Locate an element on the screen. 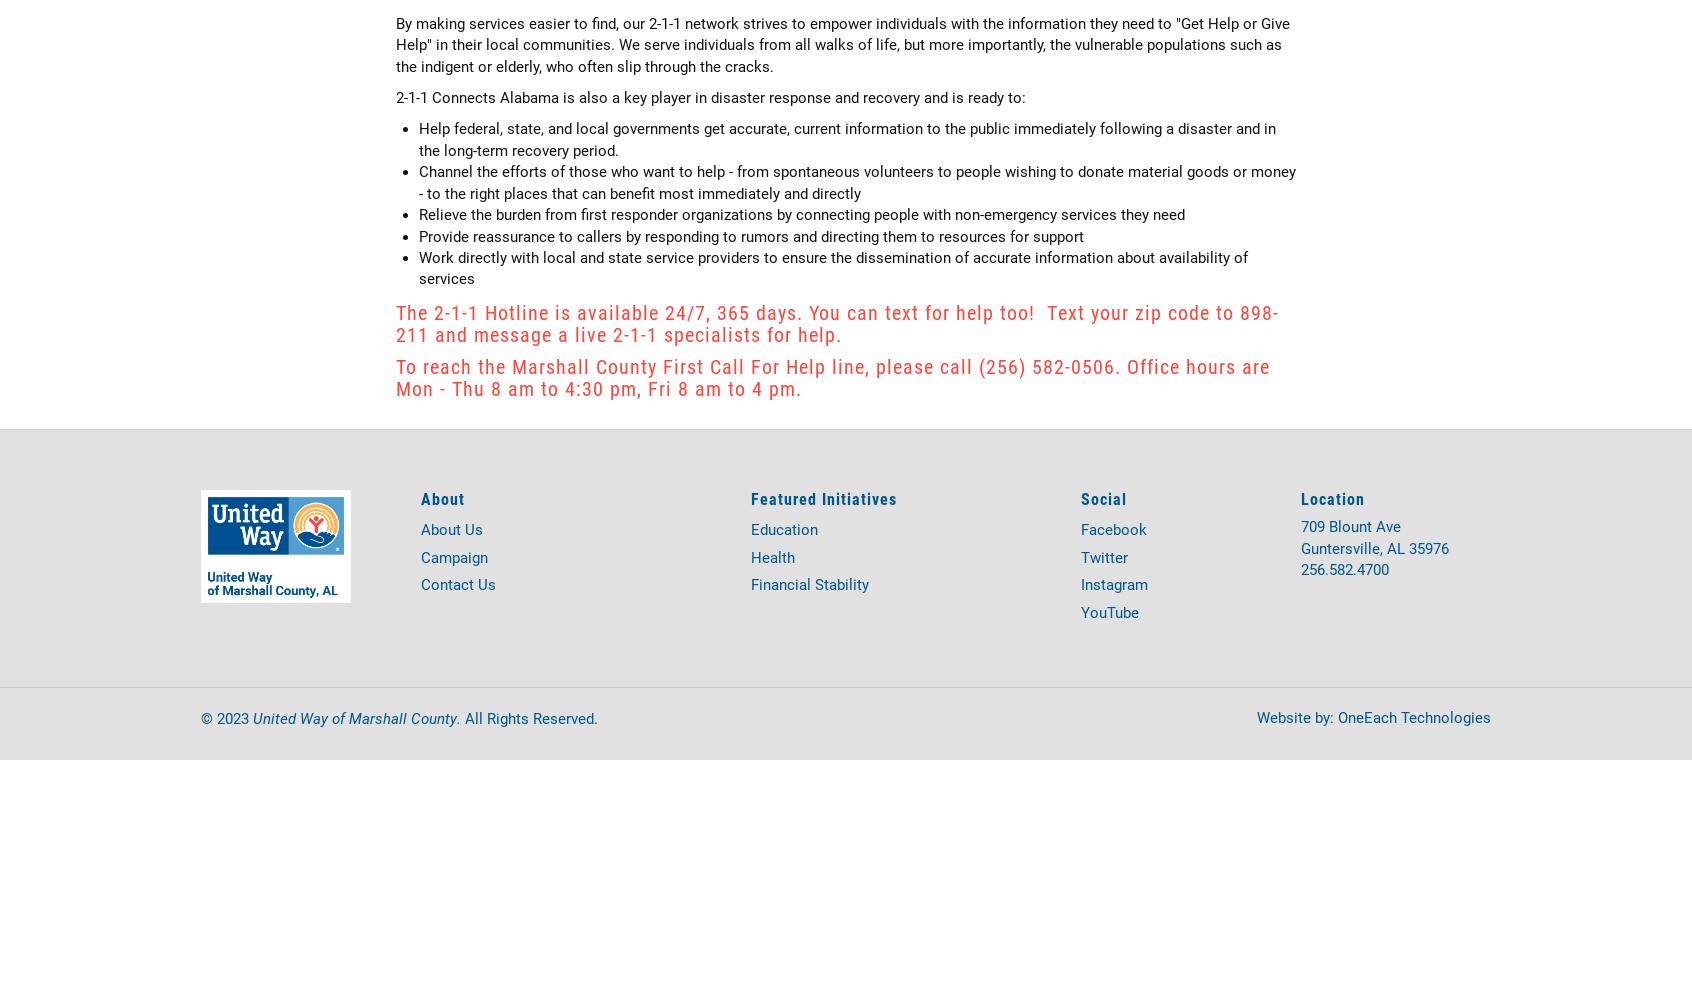 This screenshot has height=1000, width=1692. 'By making services easier to find, our 2-1-1 network strives to empower individuals with the information they need to "Get Help or Give Help" in their local communities. We serve individuals from all walks of life, but more importantly, the vulnerable populations such as the indigent or elderly, who often slip through the cracks.' is located at coordinates (395, 44).